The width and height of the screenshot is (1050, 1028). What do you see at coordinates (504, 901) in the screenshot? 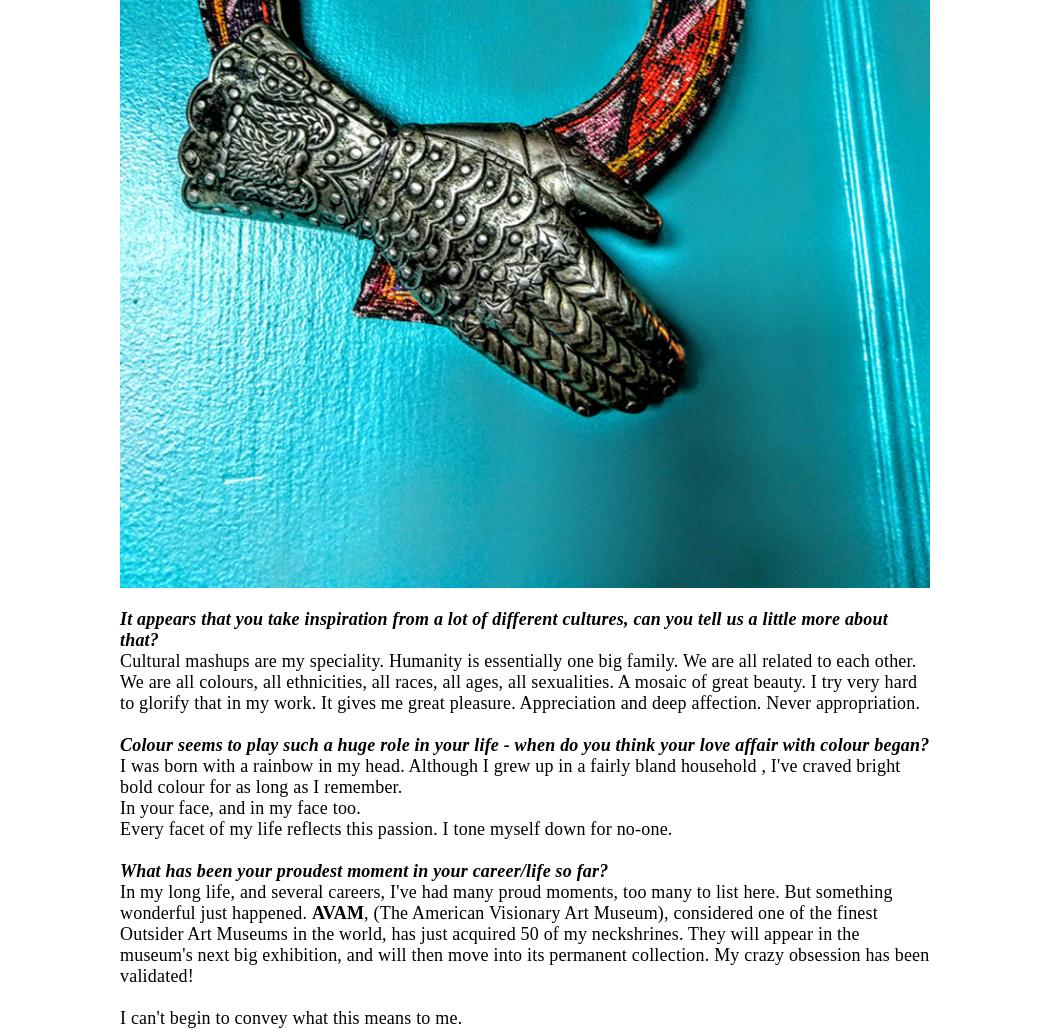
I see `'In my long life, and several careers, I've had many proud moments, too many to list here. But something wonderful just happened.'` at bounding box center [504, 901].